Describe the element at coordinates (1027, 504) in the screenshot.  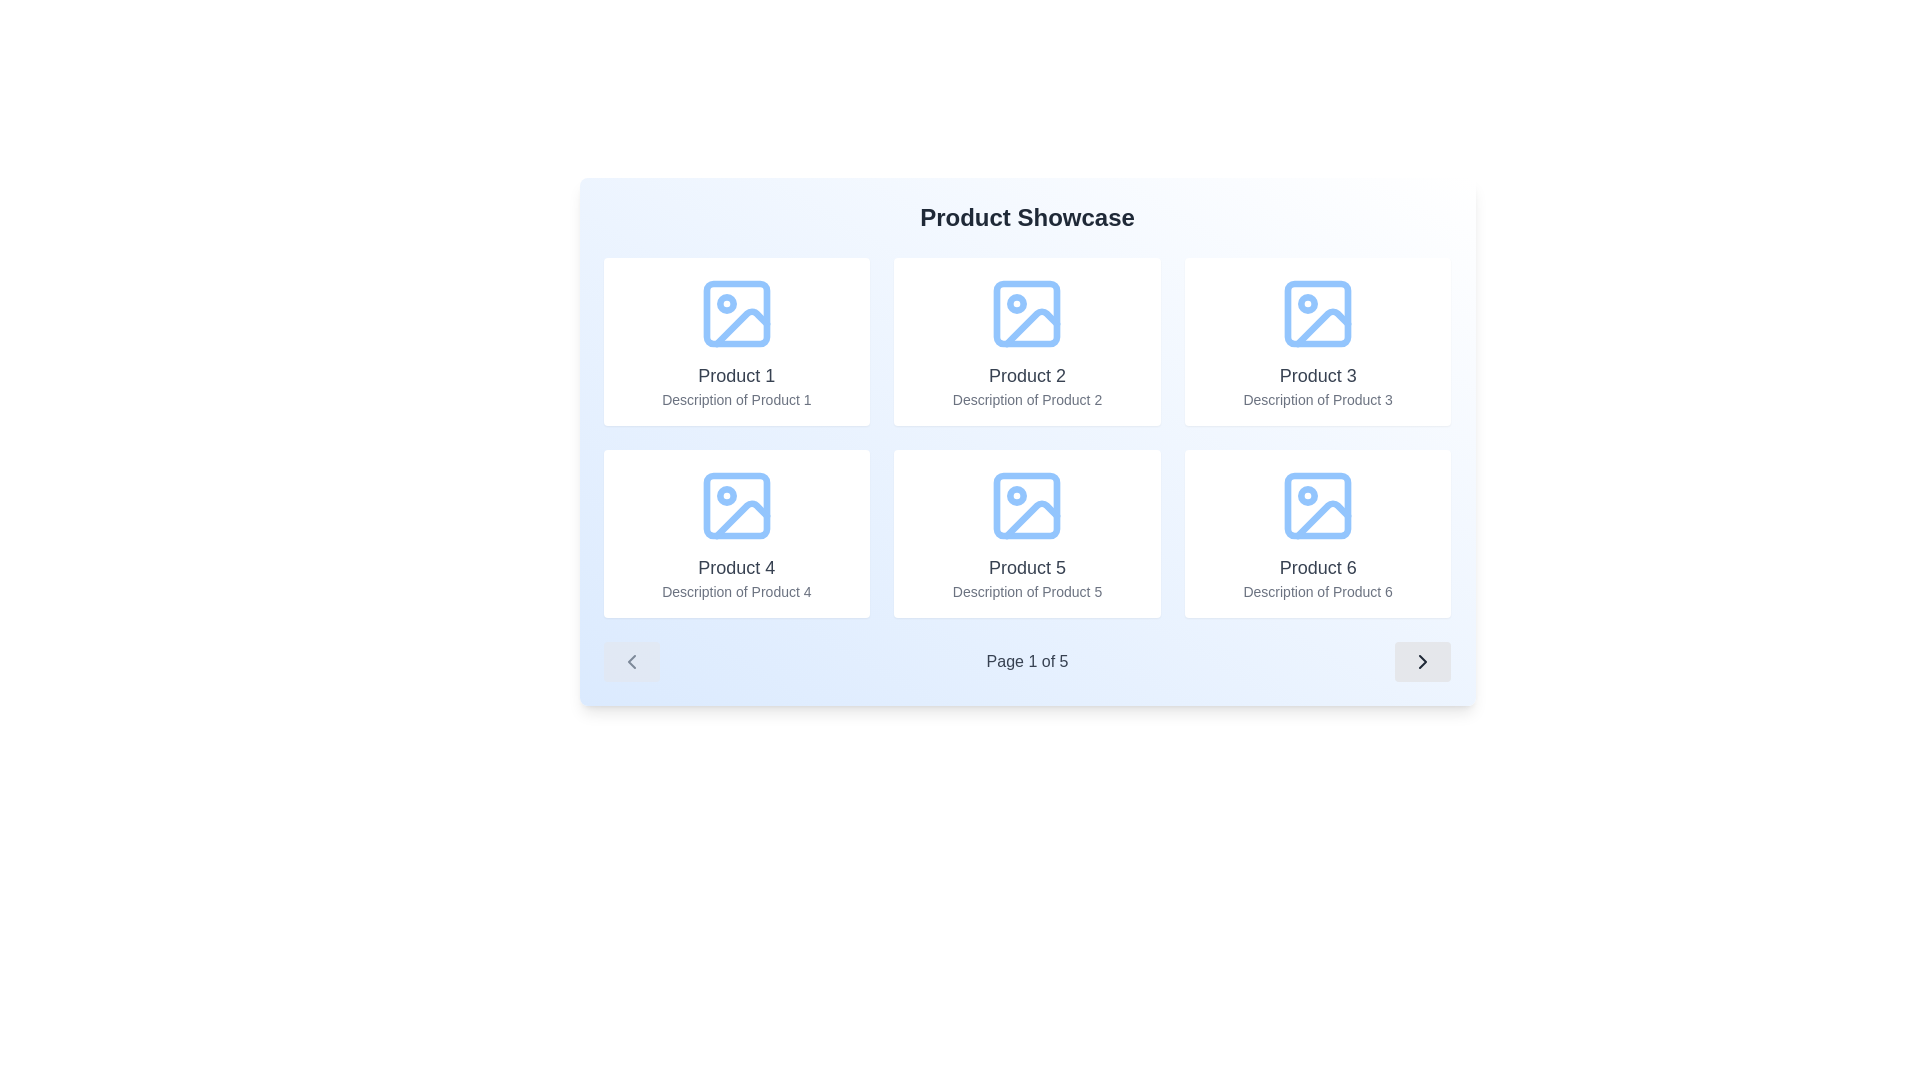
I see `the visual icon representing 'Product 5' located in the second row and third column of the grid layout` at that location.